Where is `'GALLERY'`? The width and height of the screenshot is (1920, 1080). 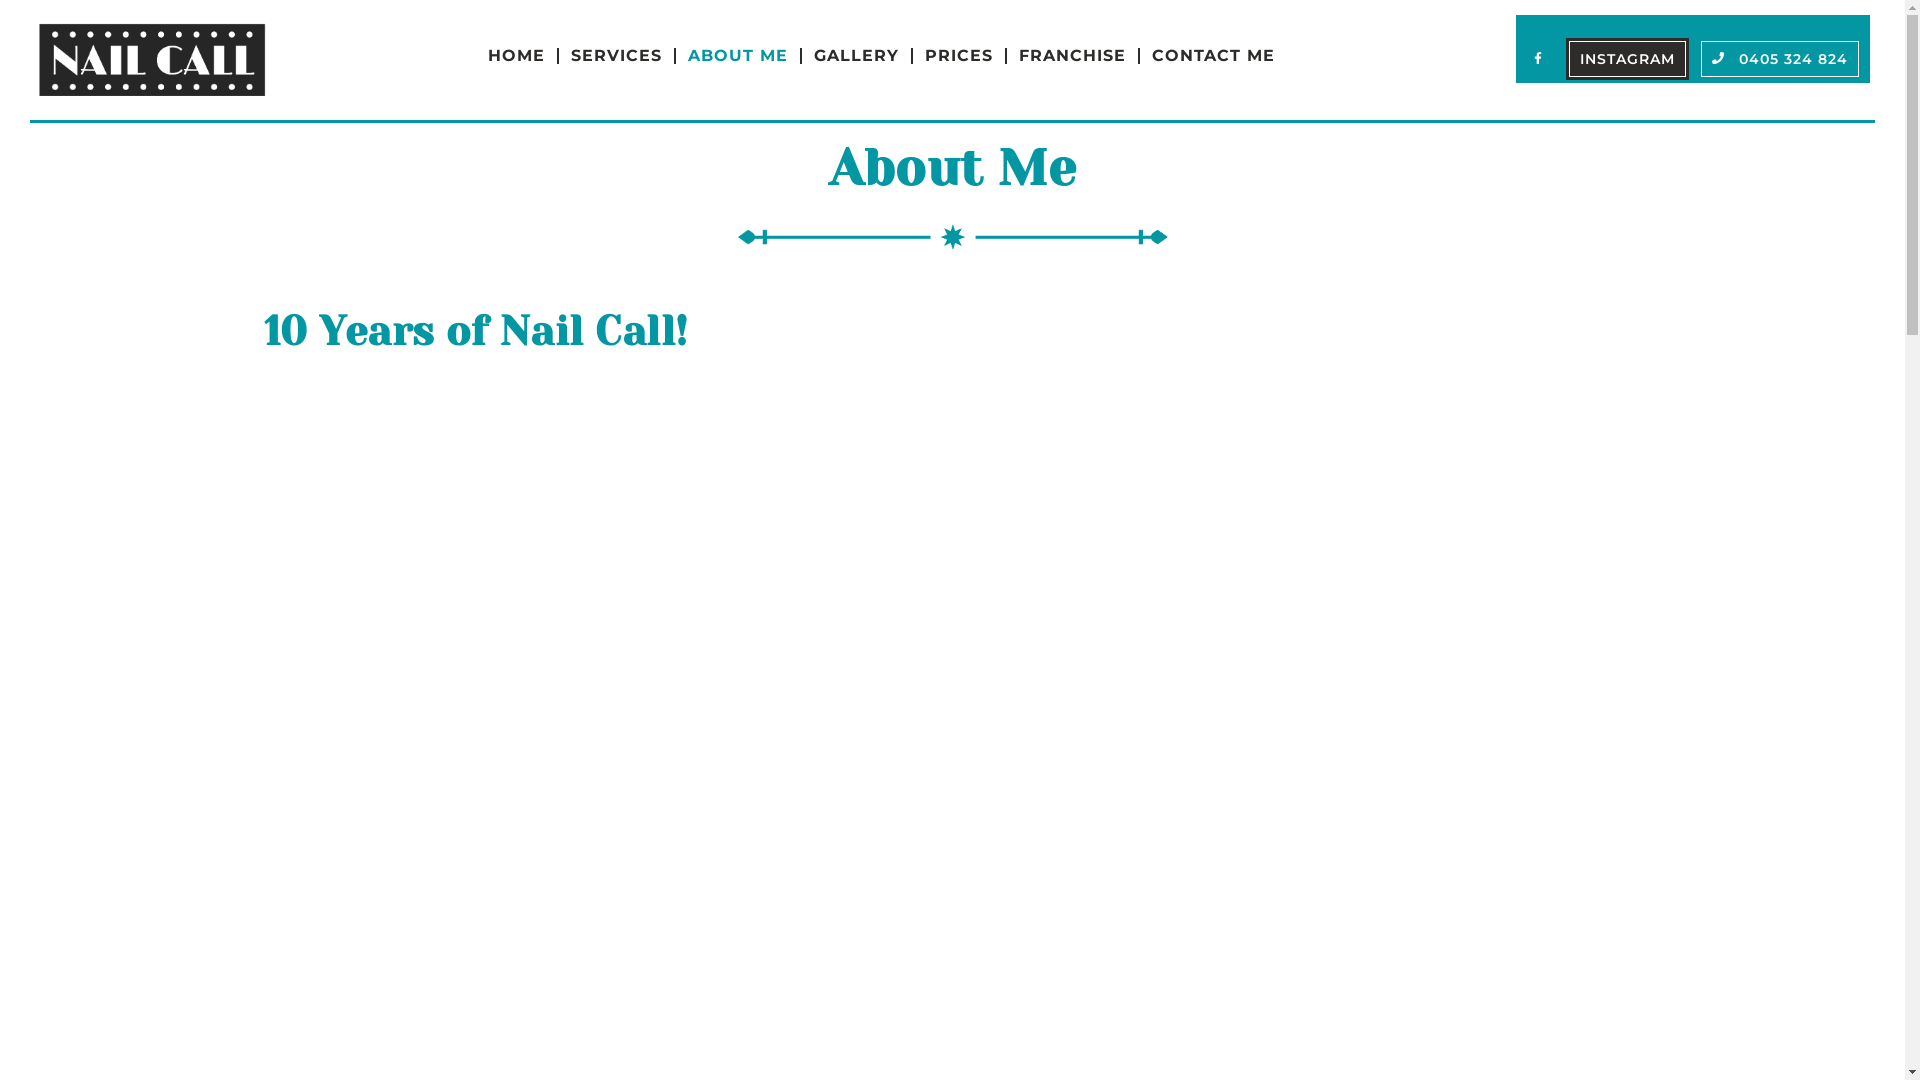
'GALLERY' is located at coordinates (863, 55).